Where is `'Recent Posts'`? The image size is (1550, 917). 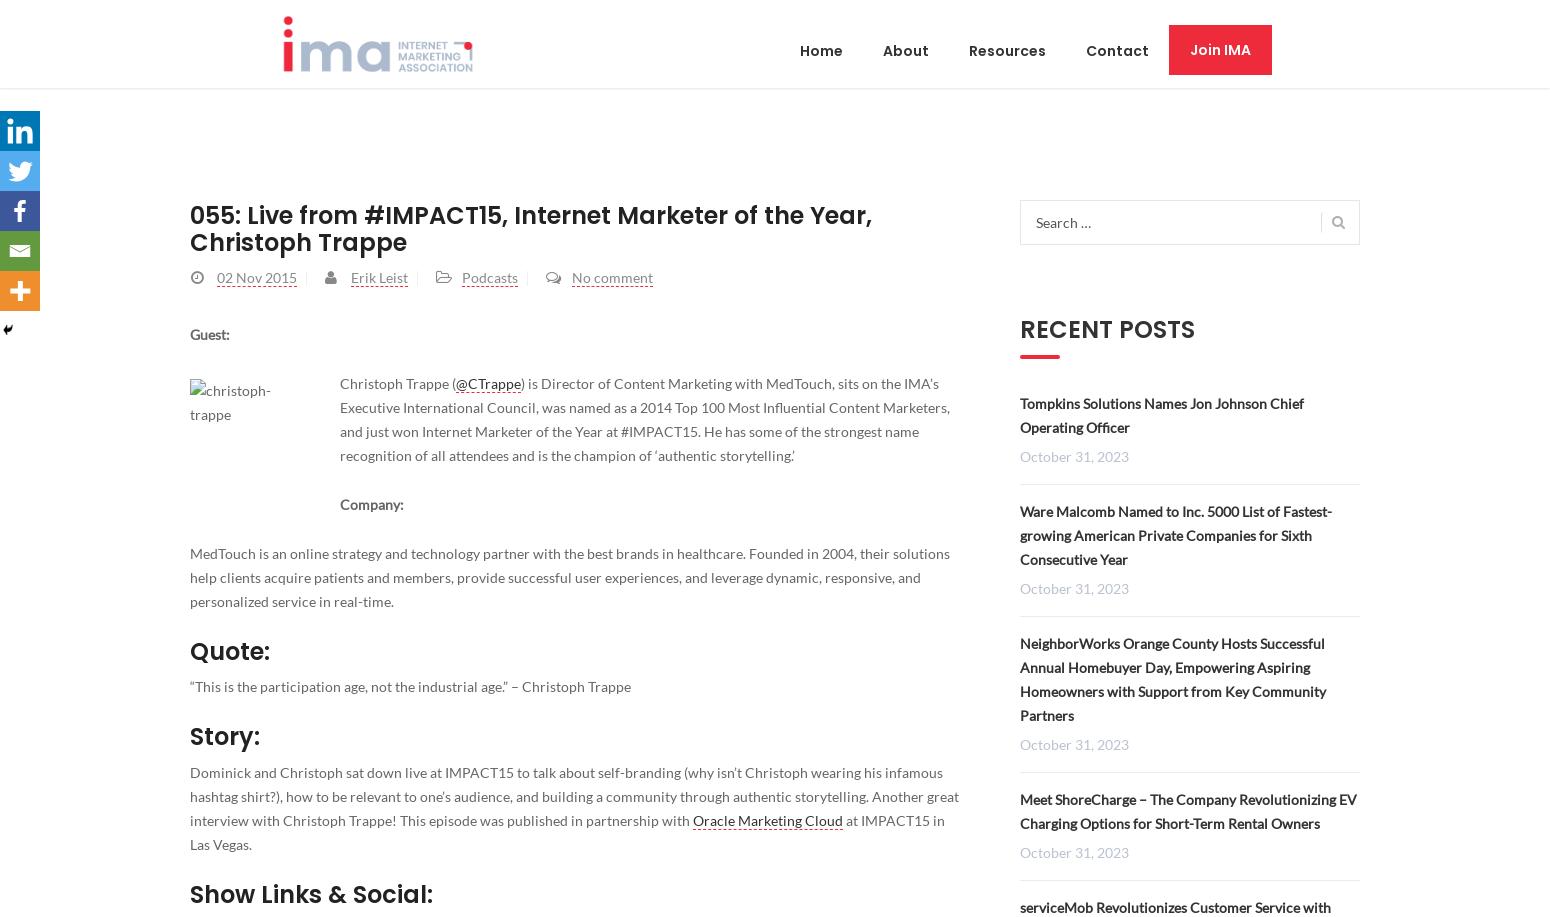 'Recent Posts' is located at coordinates (1106, 328).